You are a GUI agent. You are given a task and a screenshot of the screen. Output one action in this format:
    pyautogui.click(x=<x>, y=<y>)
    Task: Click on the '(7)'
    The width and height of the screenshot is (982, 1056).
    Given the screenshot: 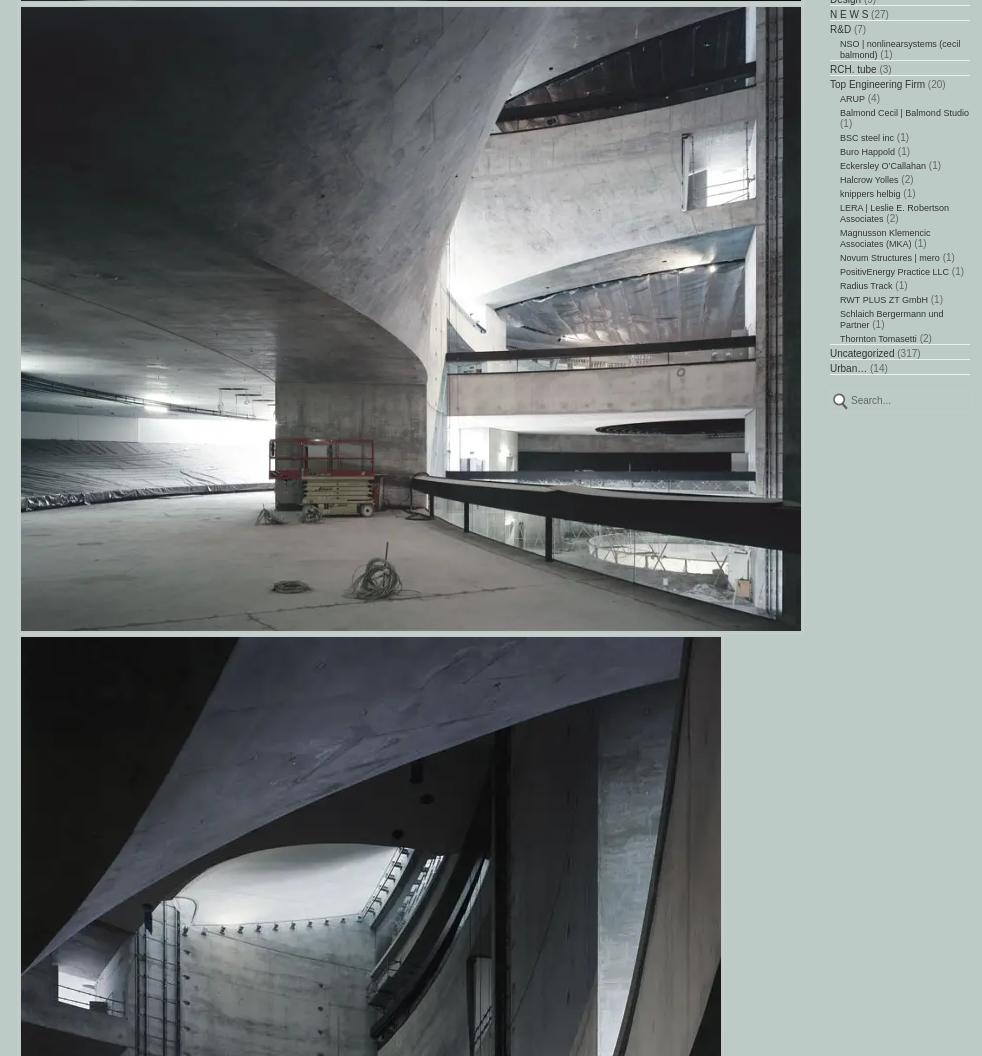 What is the action you would take?
    pyautogui.click(x=858, y=29)
    